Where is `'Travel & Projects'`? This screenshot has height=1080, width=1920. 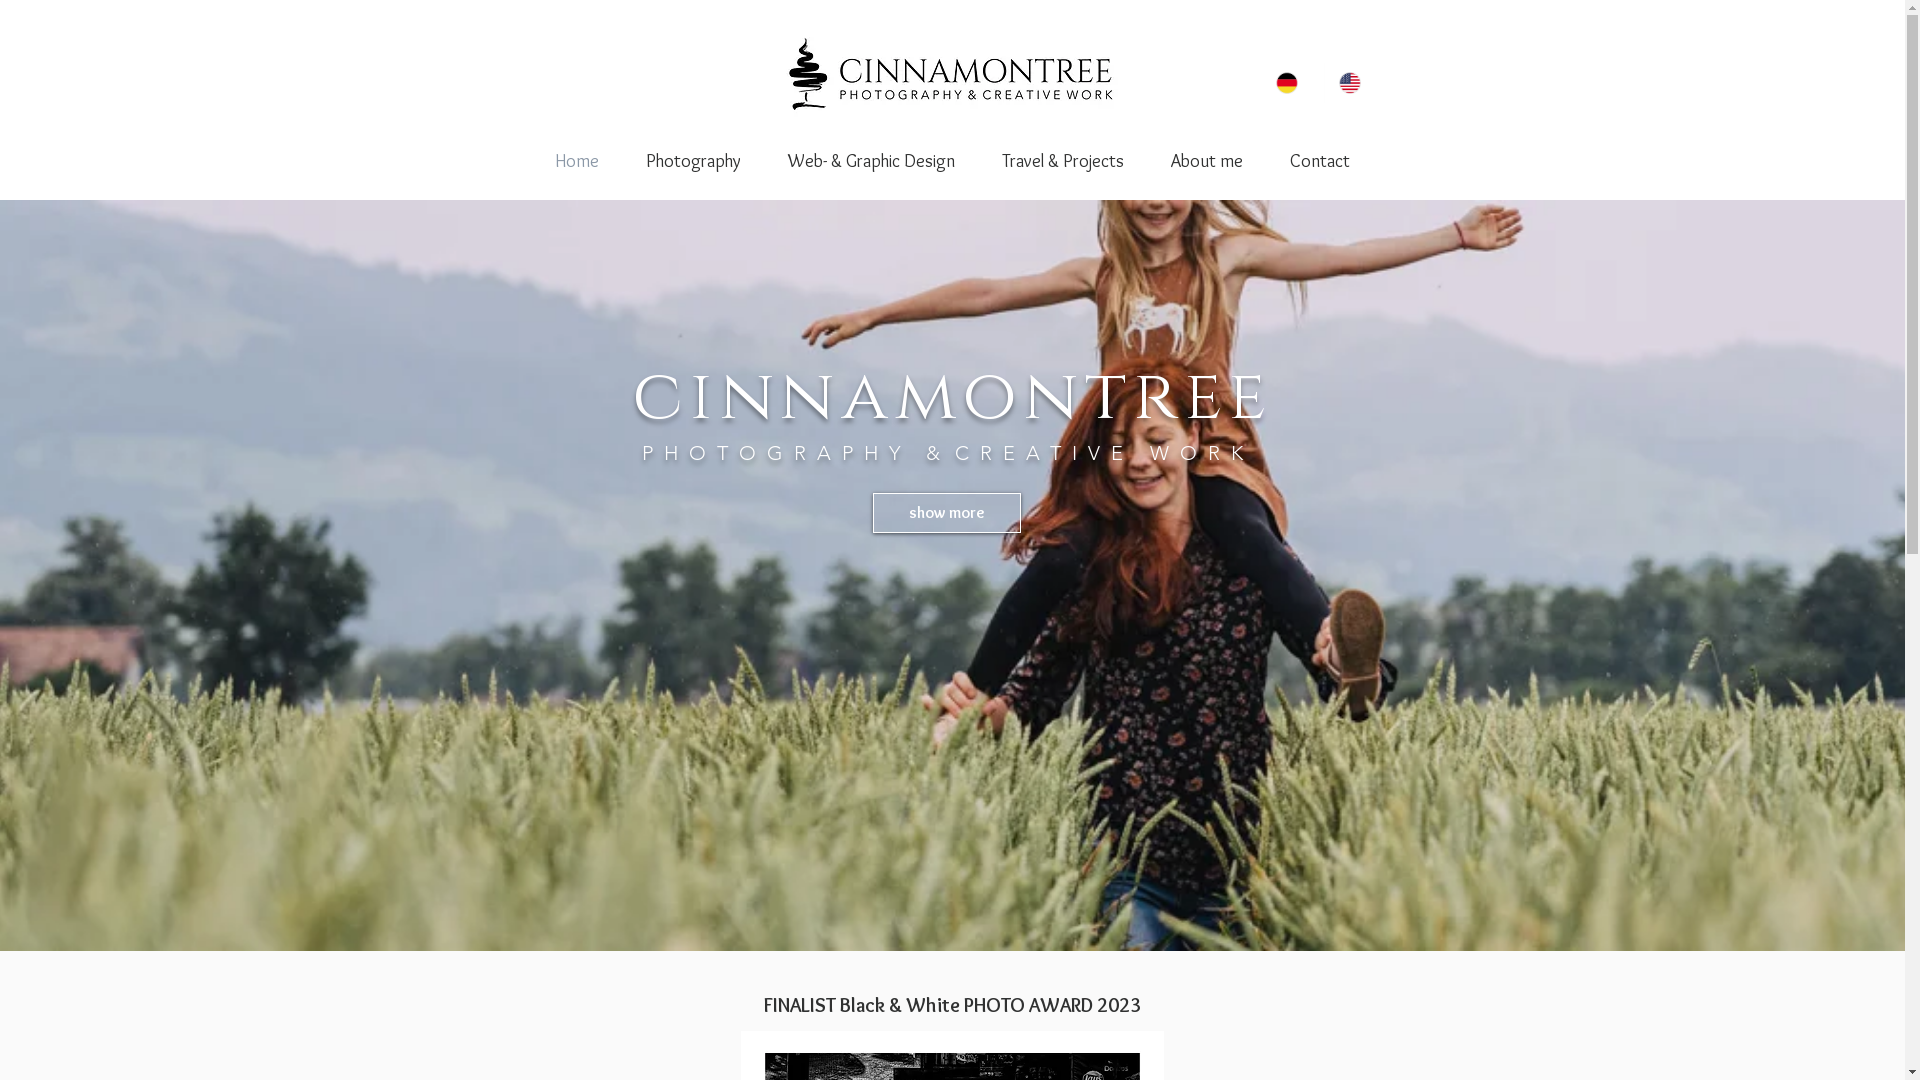
'Travel & Projects' is located at coordinates (978, 160).